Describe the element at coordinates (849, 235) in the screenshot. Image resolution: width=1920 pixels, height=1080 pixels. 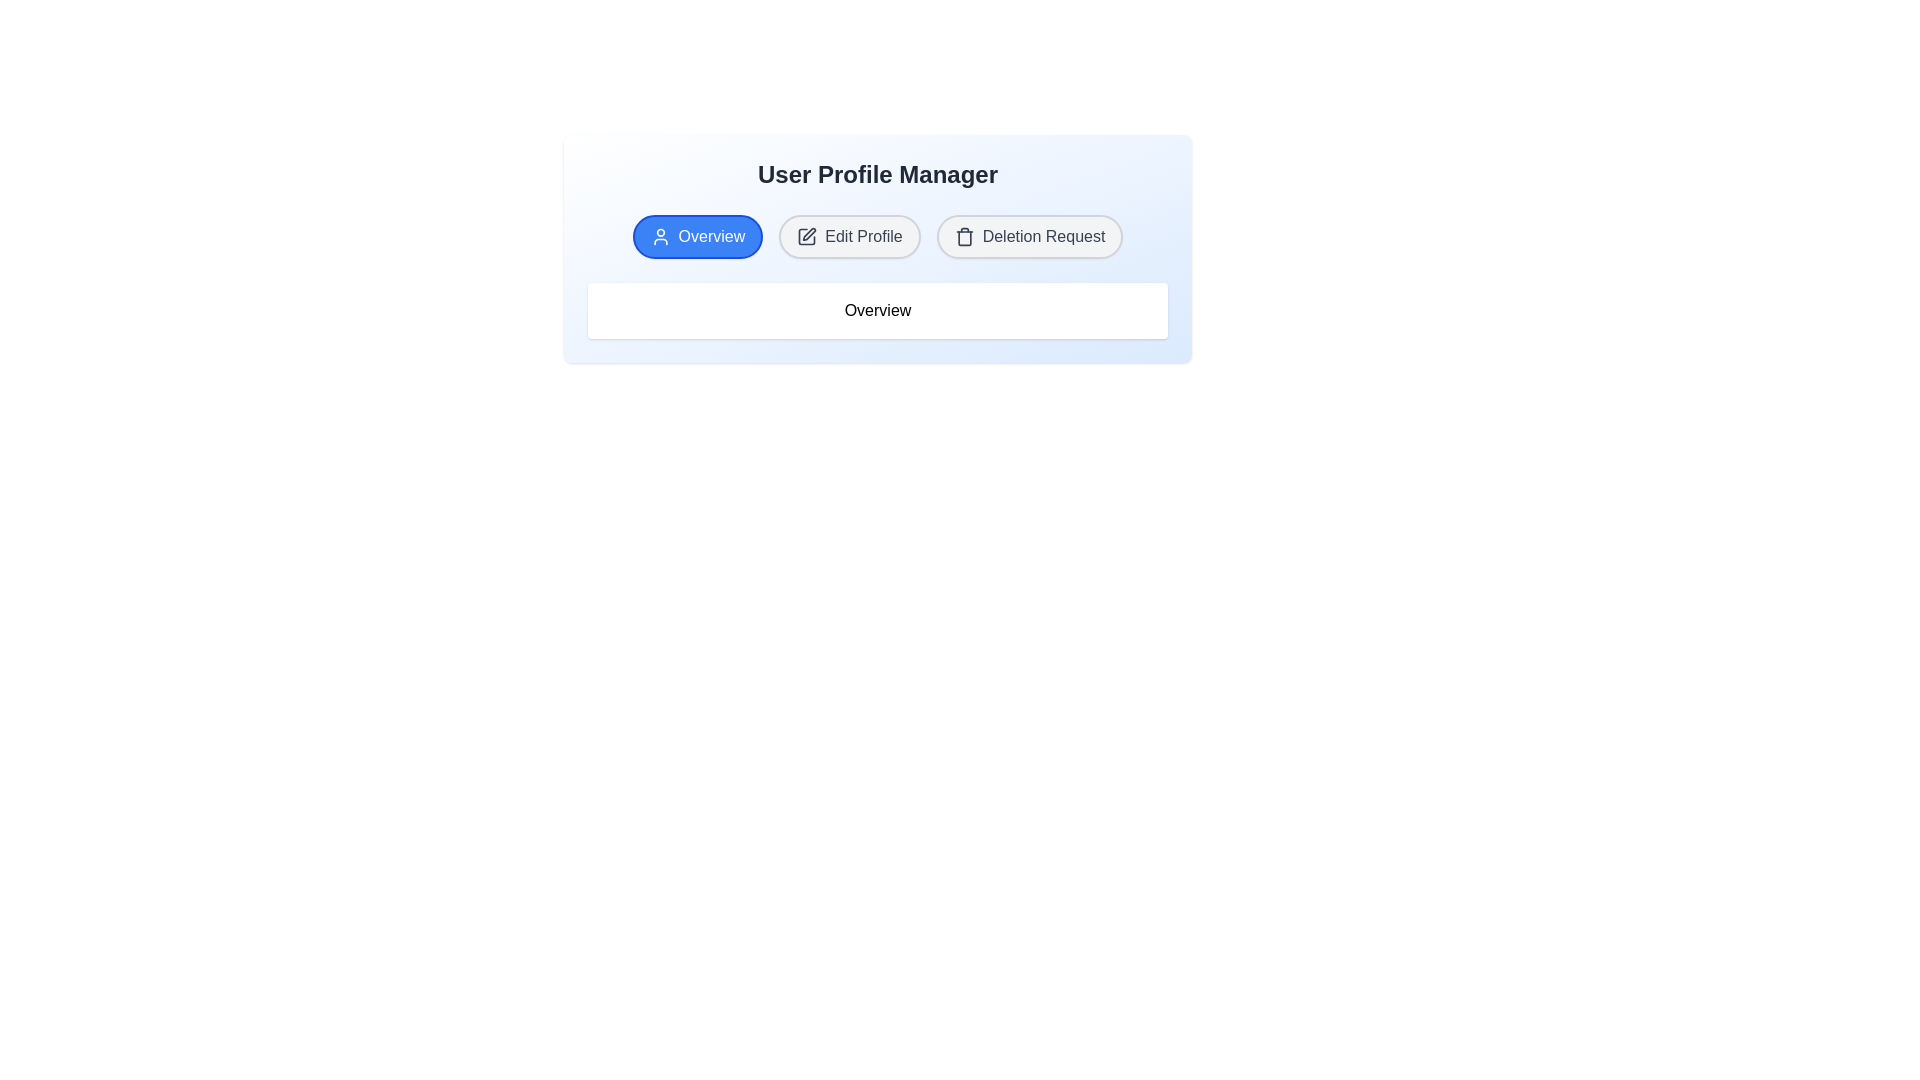
I see `the Edit Profile tab to observe its hover effect` at that location.